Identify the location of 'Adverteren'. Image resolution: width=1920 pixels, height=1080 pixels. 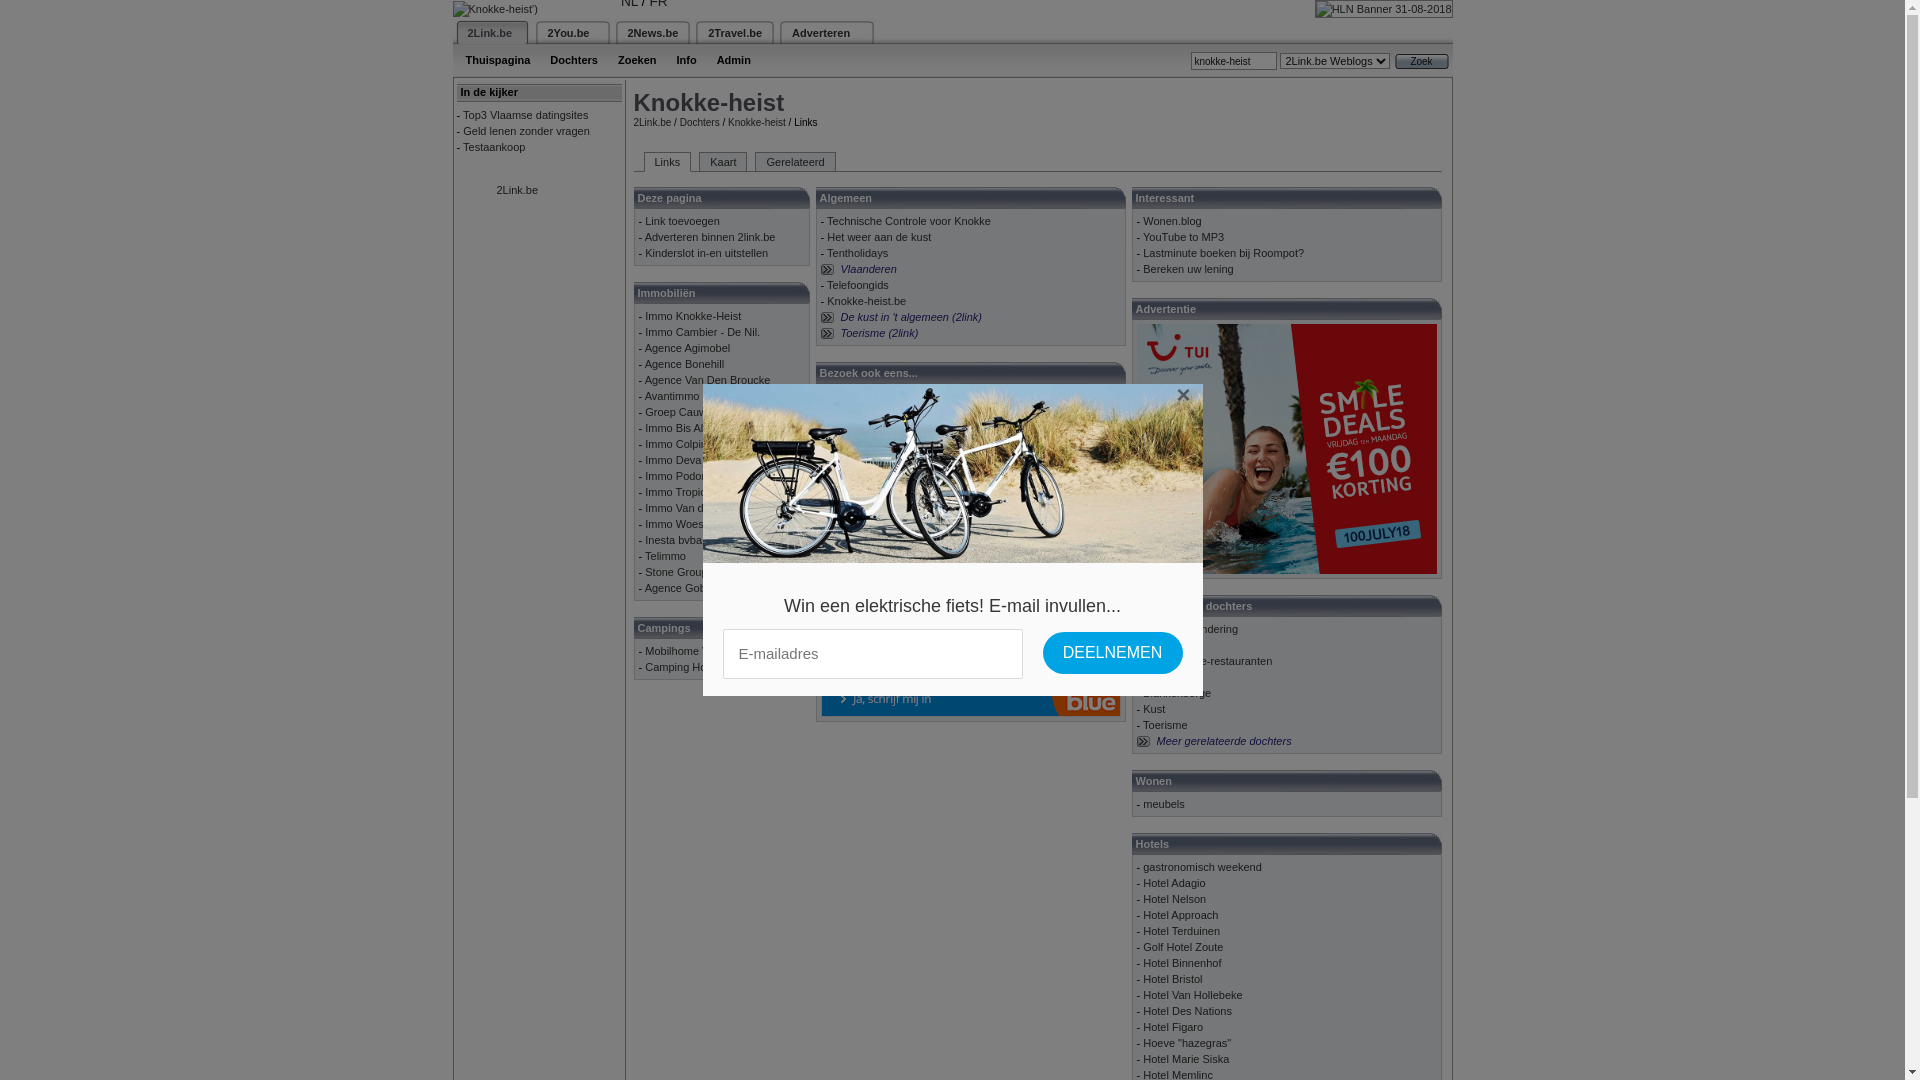
(820, 33).